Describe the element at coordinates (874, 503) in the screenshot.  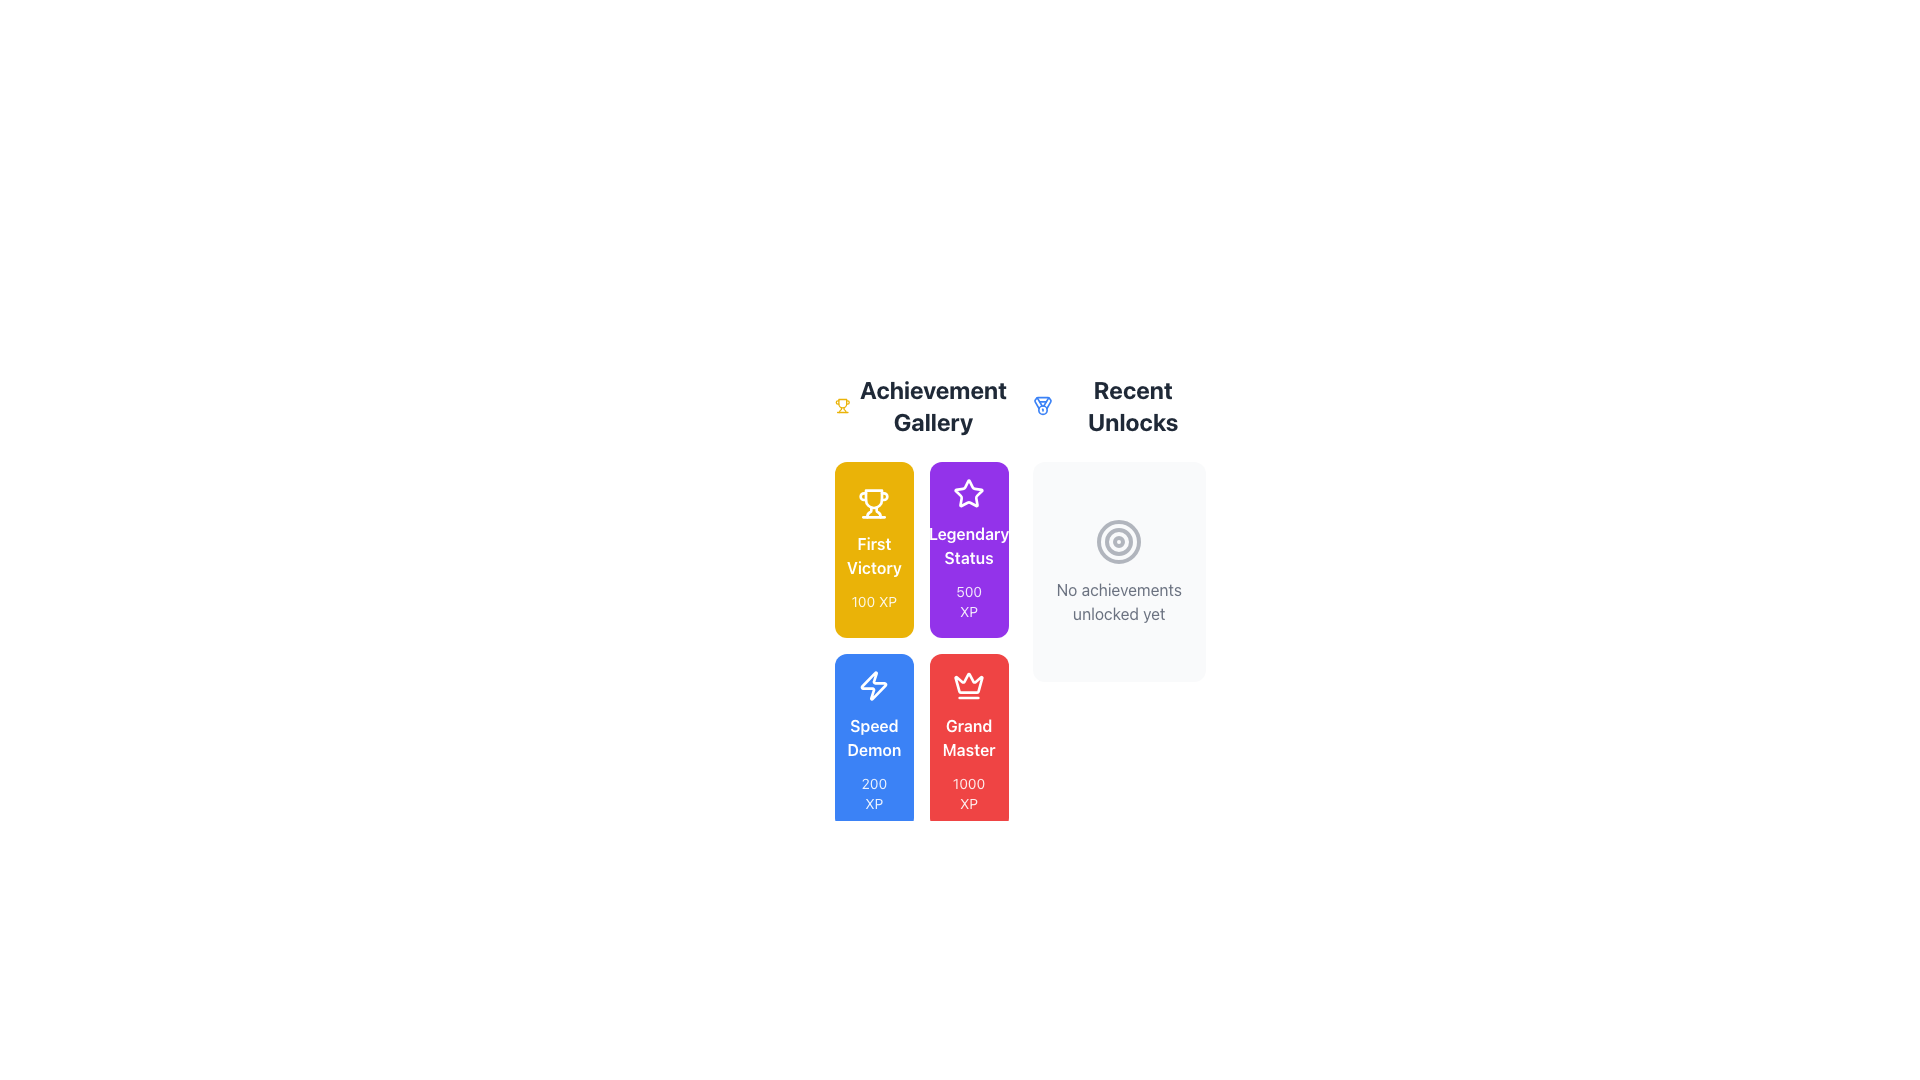
I see `the trophy-shaped icon with a yellow background located at the top of the 'First Victory' card in the 'Achievement Gallery' panel` at that location.